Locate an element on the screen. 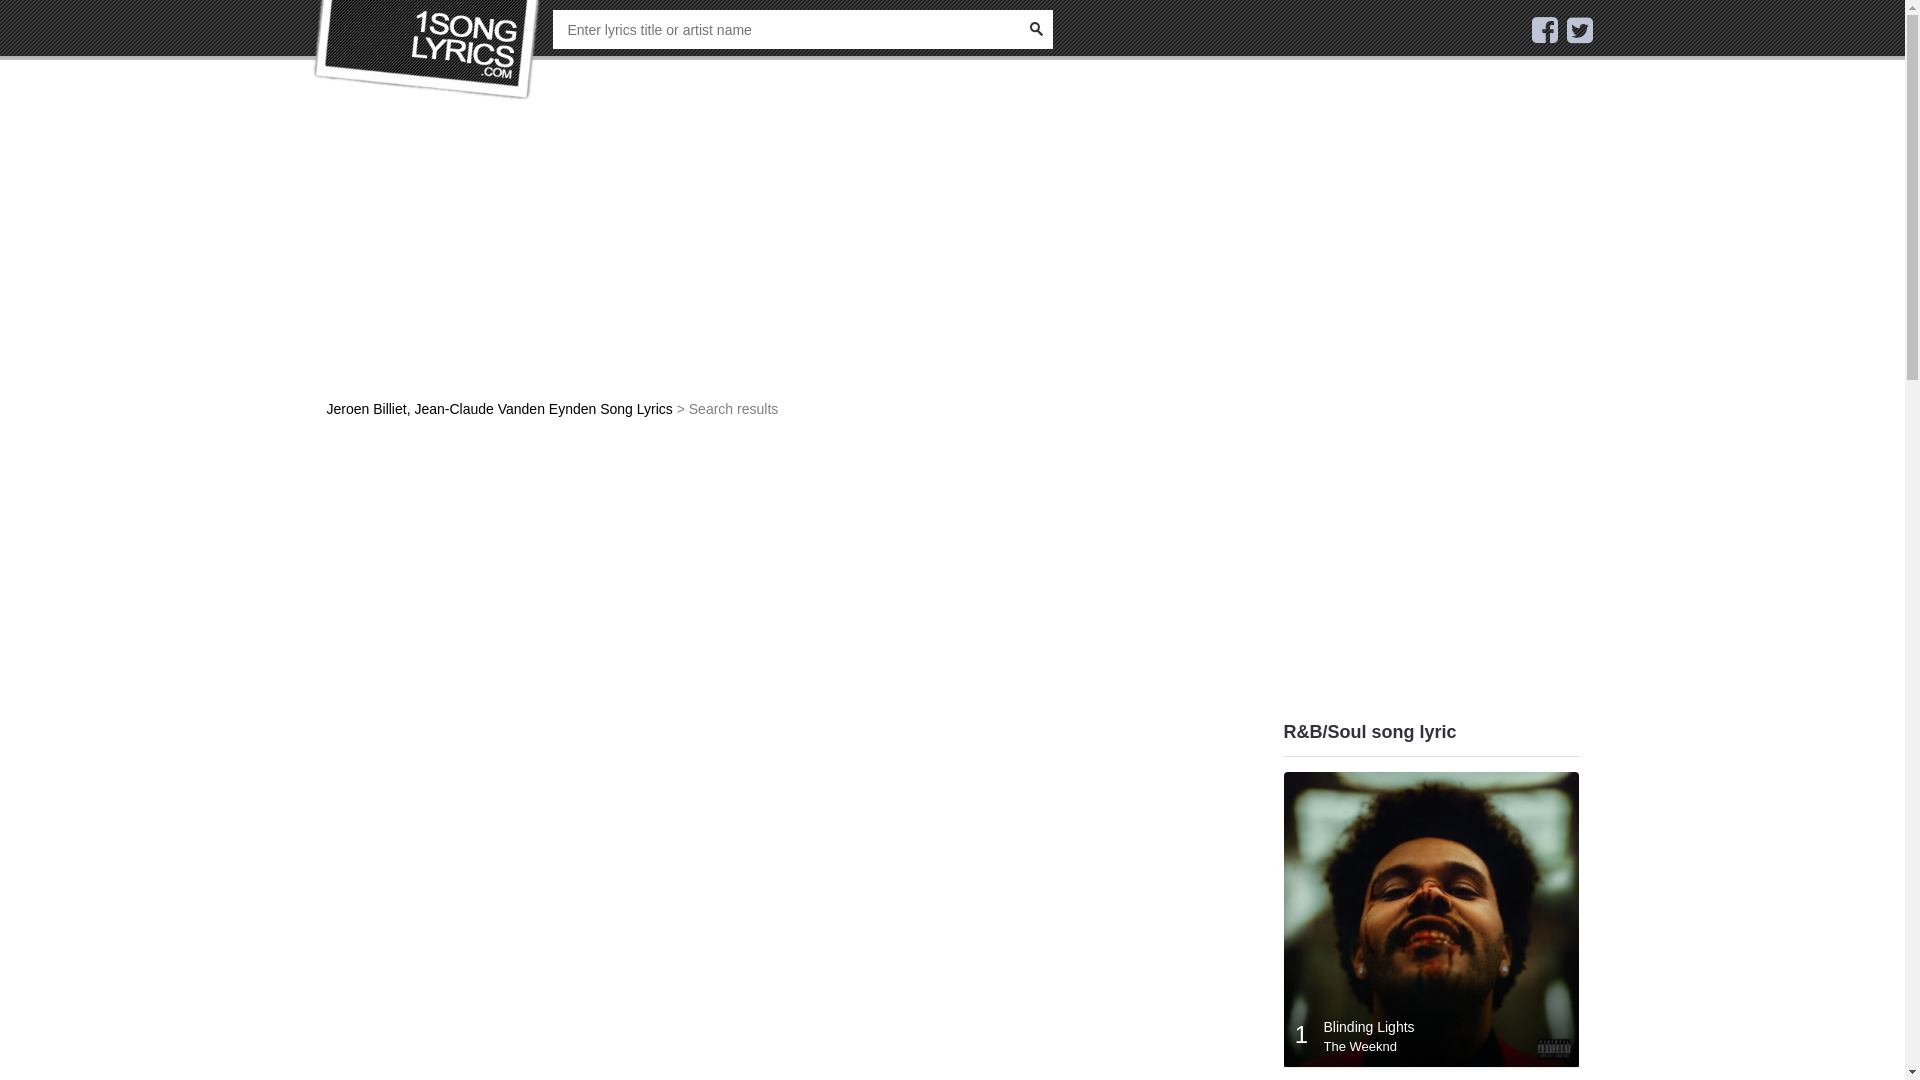  'The Weeknd' is located at coordinates (1324, 1045).